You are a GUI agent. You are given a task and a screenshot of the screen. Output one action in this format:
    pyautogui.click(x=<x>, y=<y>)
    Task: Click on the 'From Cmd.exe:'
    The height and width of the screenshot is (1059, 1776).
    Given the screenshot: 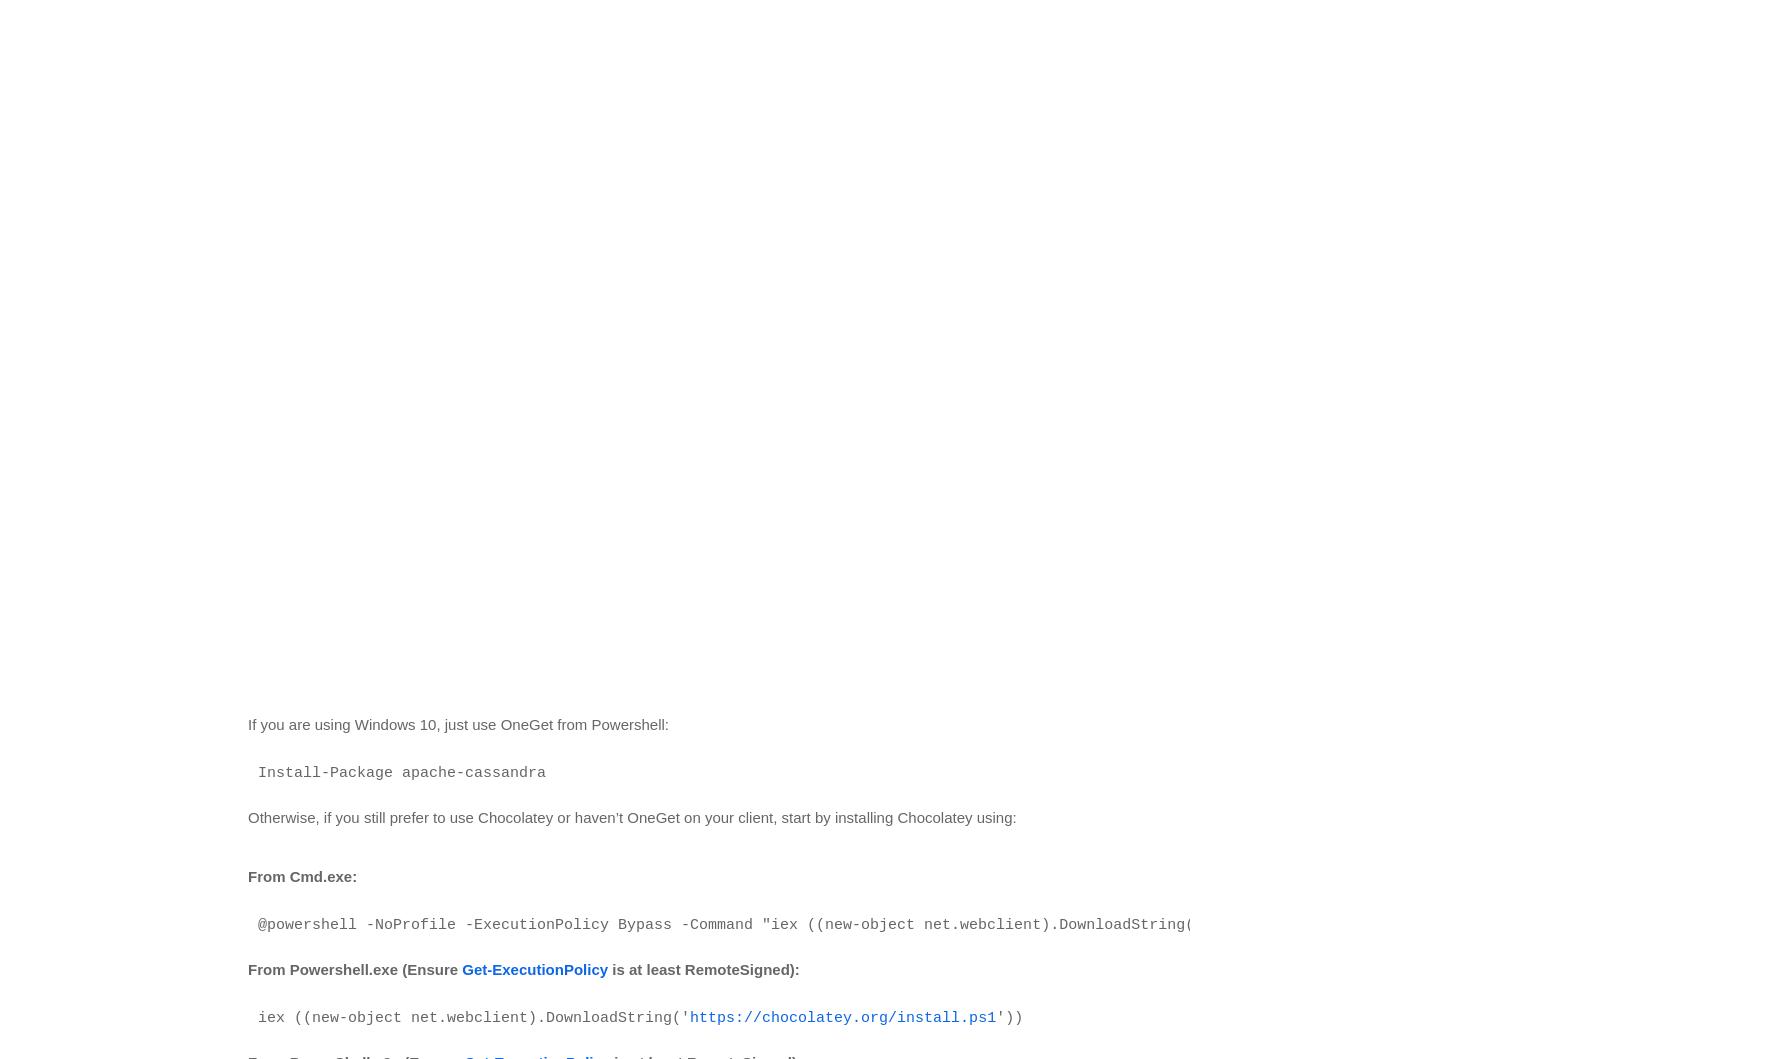 What is the action you would take?
    pyautogui.click(x=301, y=875)
    